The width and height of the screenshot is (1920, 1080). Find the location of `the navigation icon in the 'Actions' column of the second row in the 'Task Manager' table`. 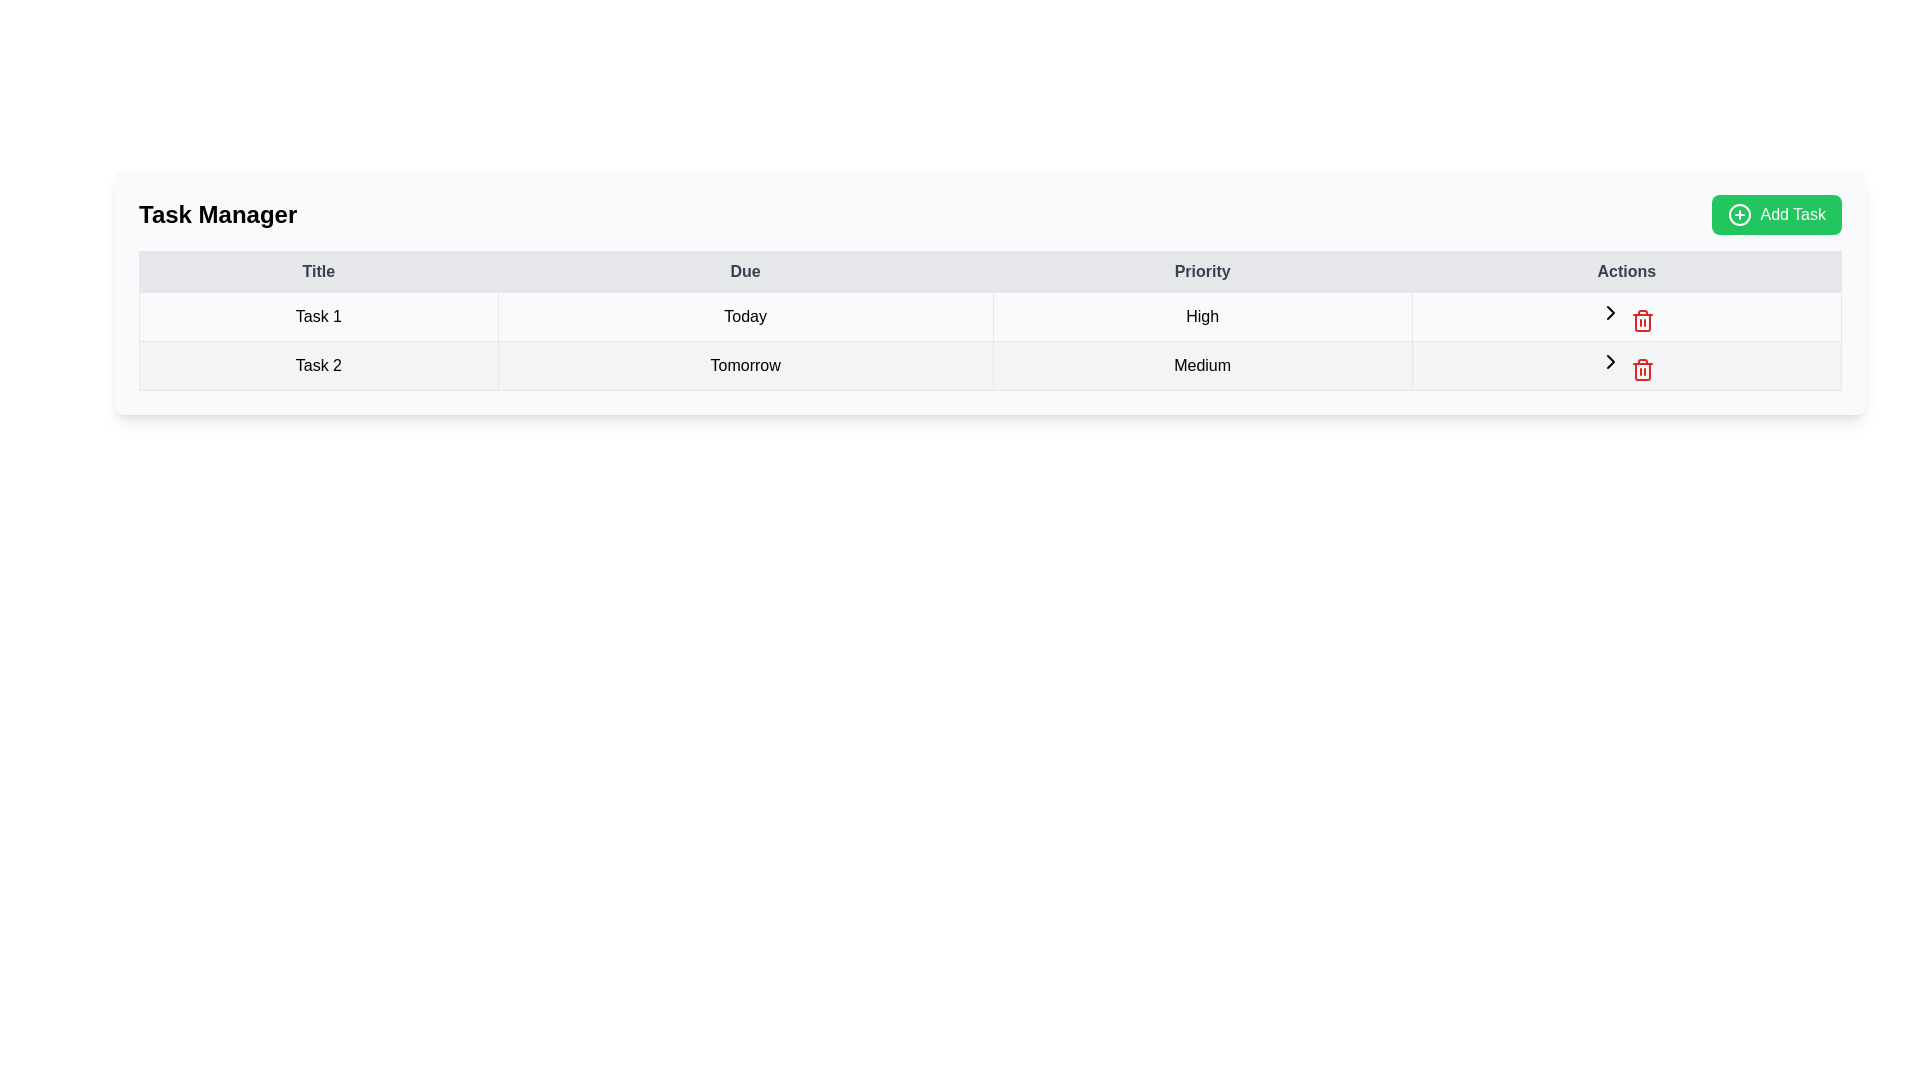

the navigation icon in the 'Actions' column of the second row in the 'Task Manager' table is located at coordinates (1610, 361).